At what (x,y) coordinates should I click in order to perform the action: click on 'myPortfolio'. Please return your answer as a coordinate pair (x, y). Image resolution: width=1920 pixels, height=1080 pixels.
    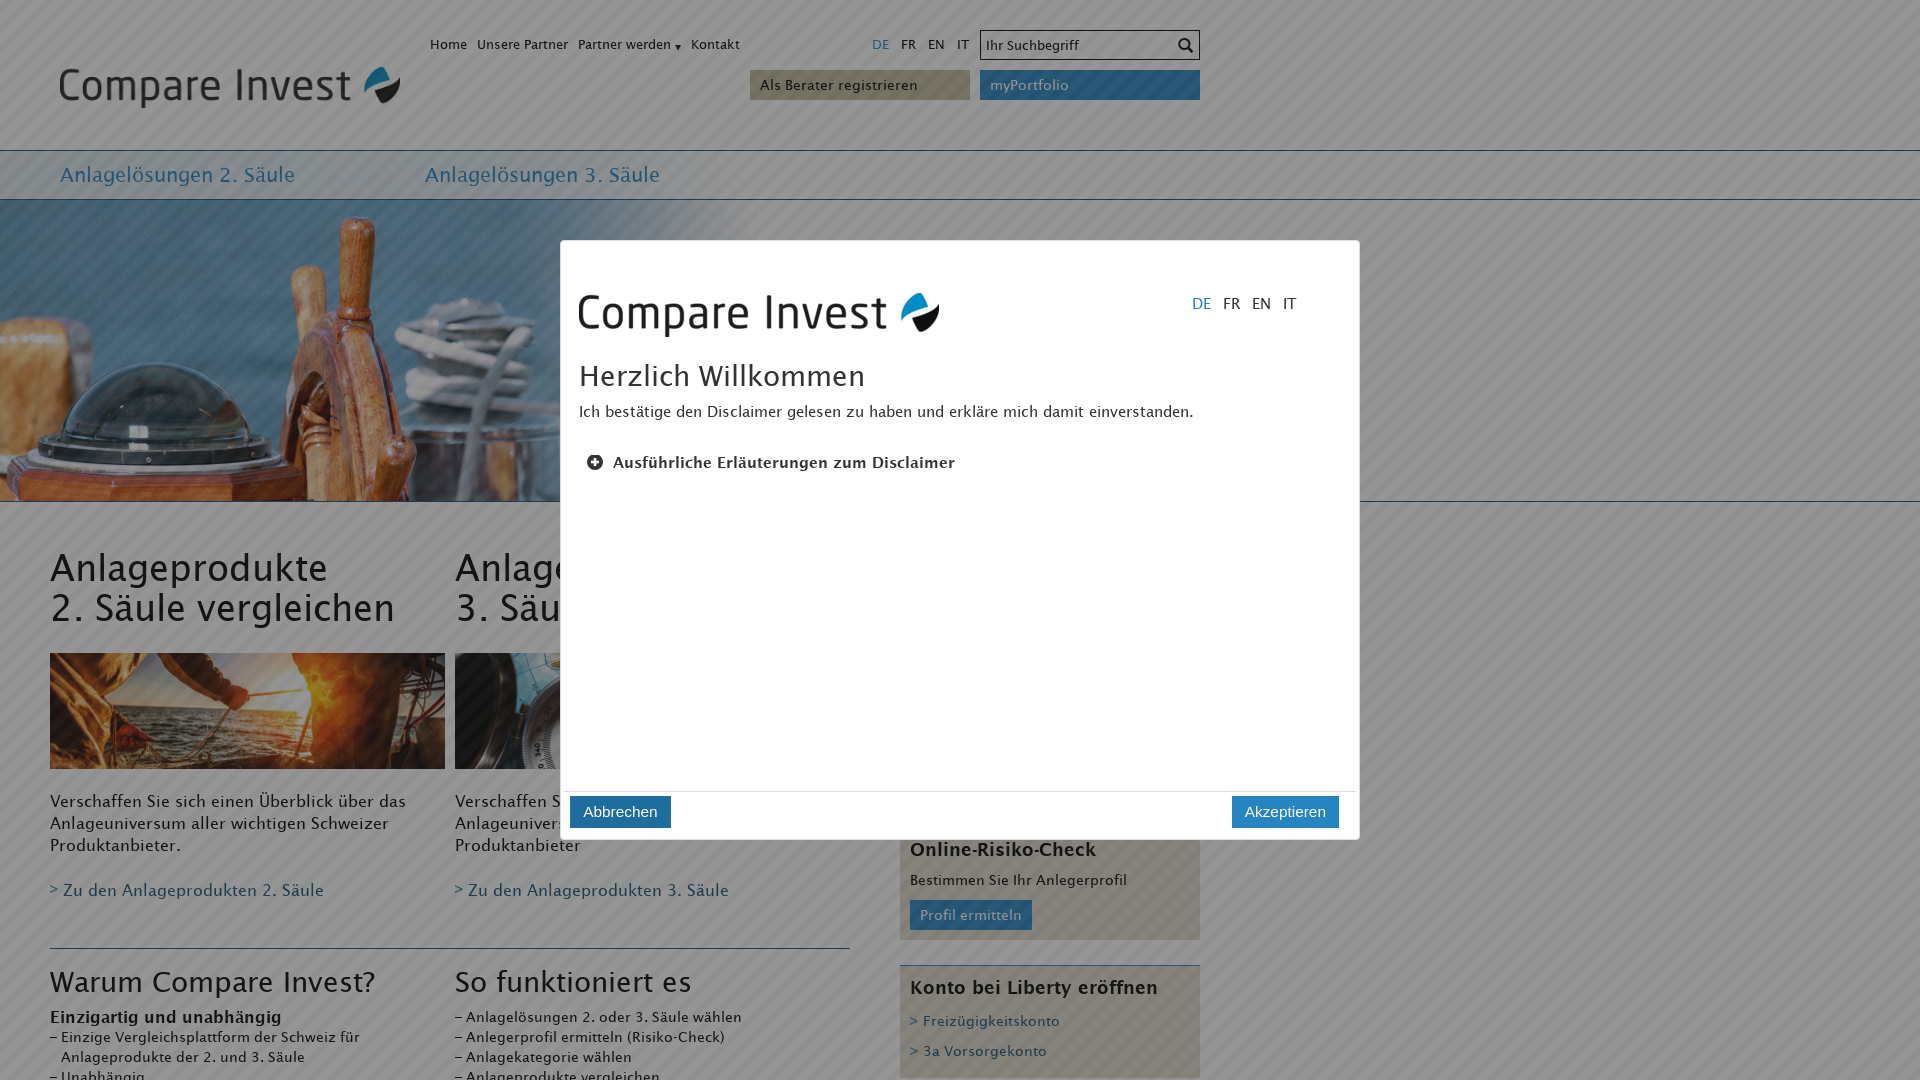
    Looking at the image, I should click on (1088, 83).